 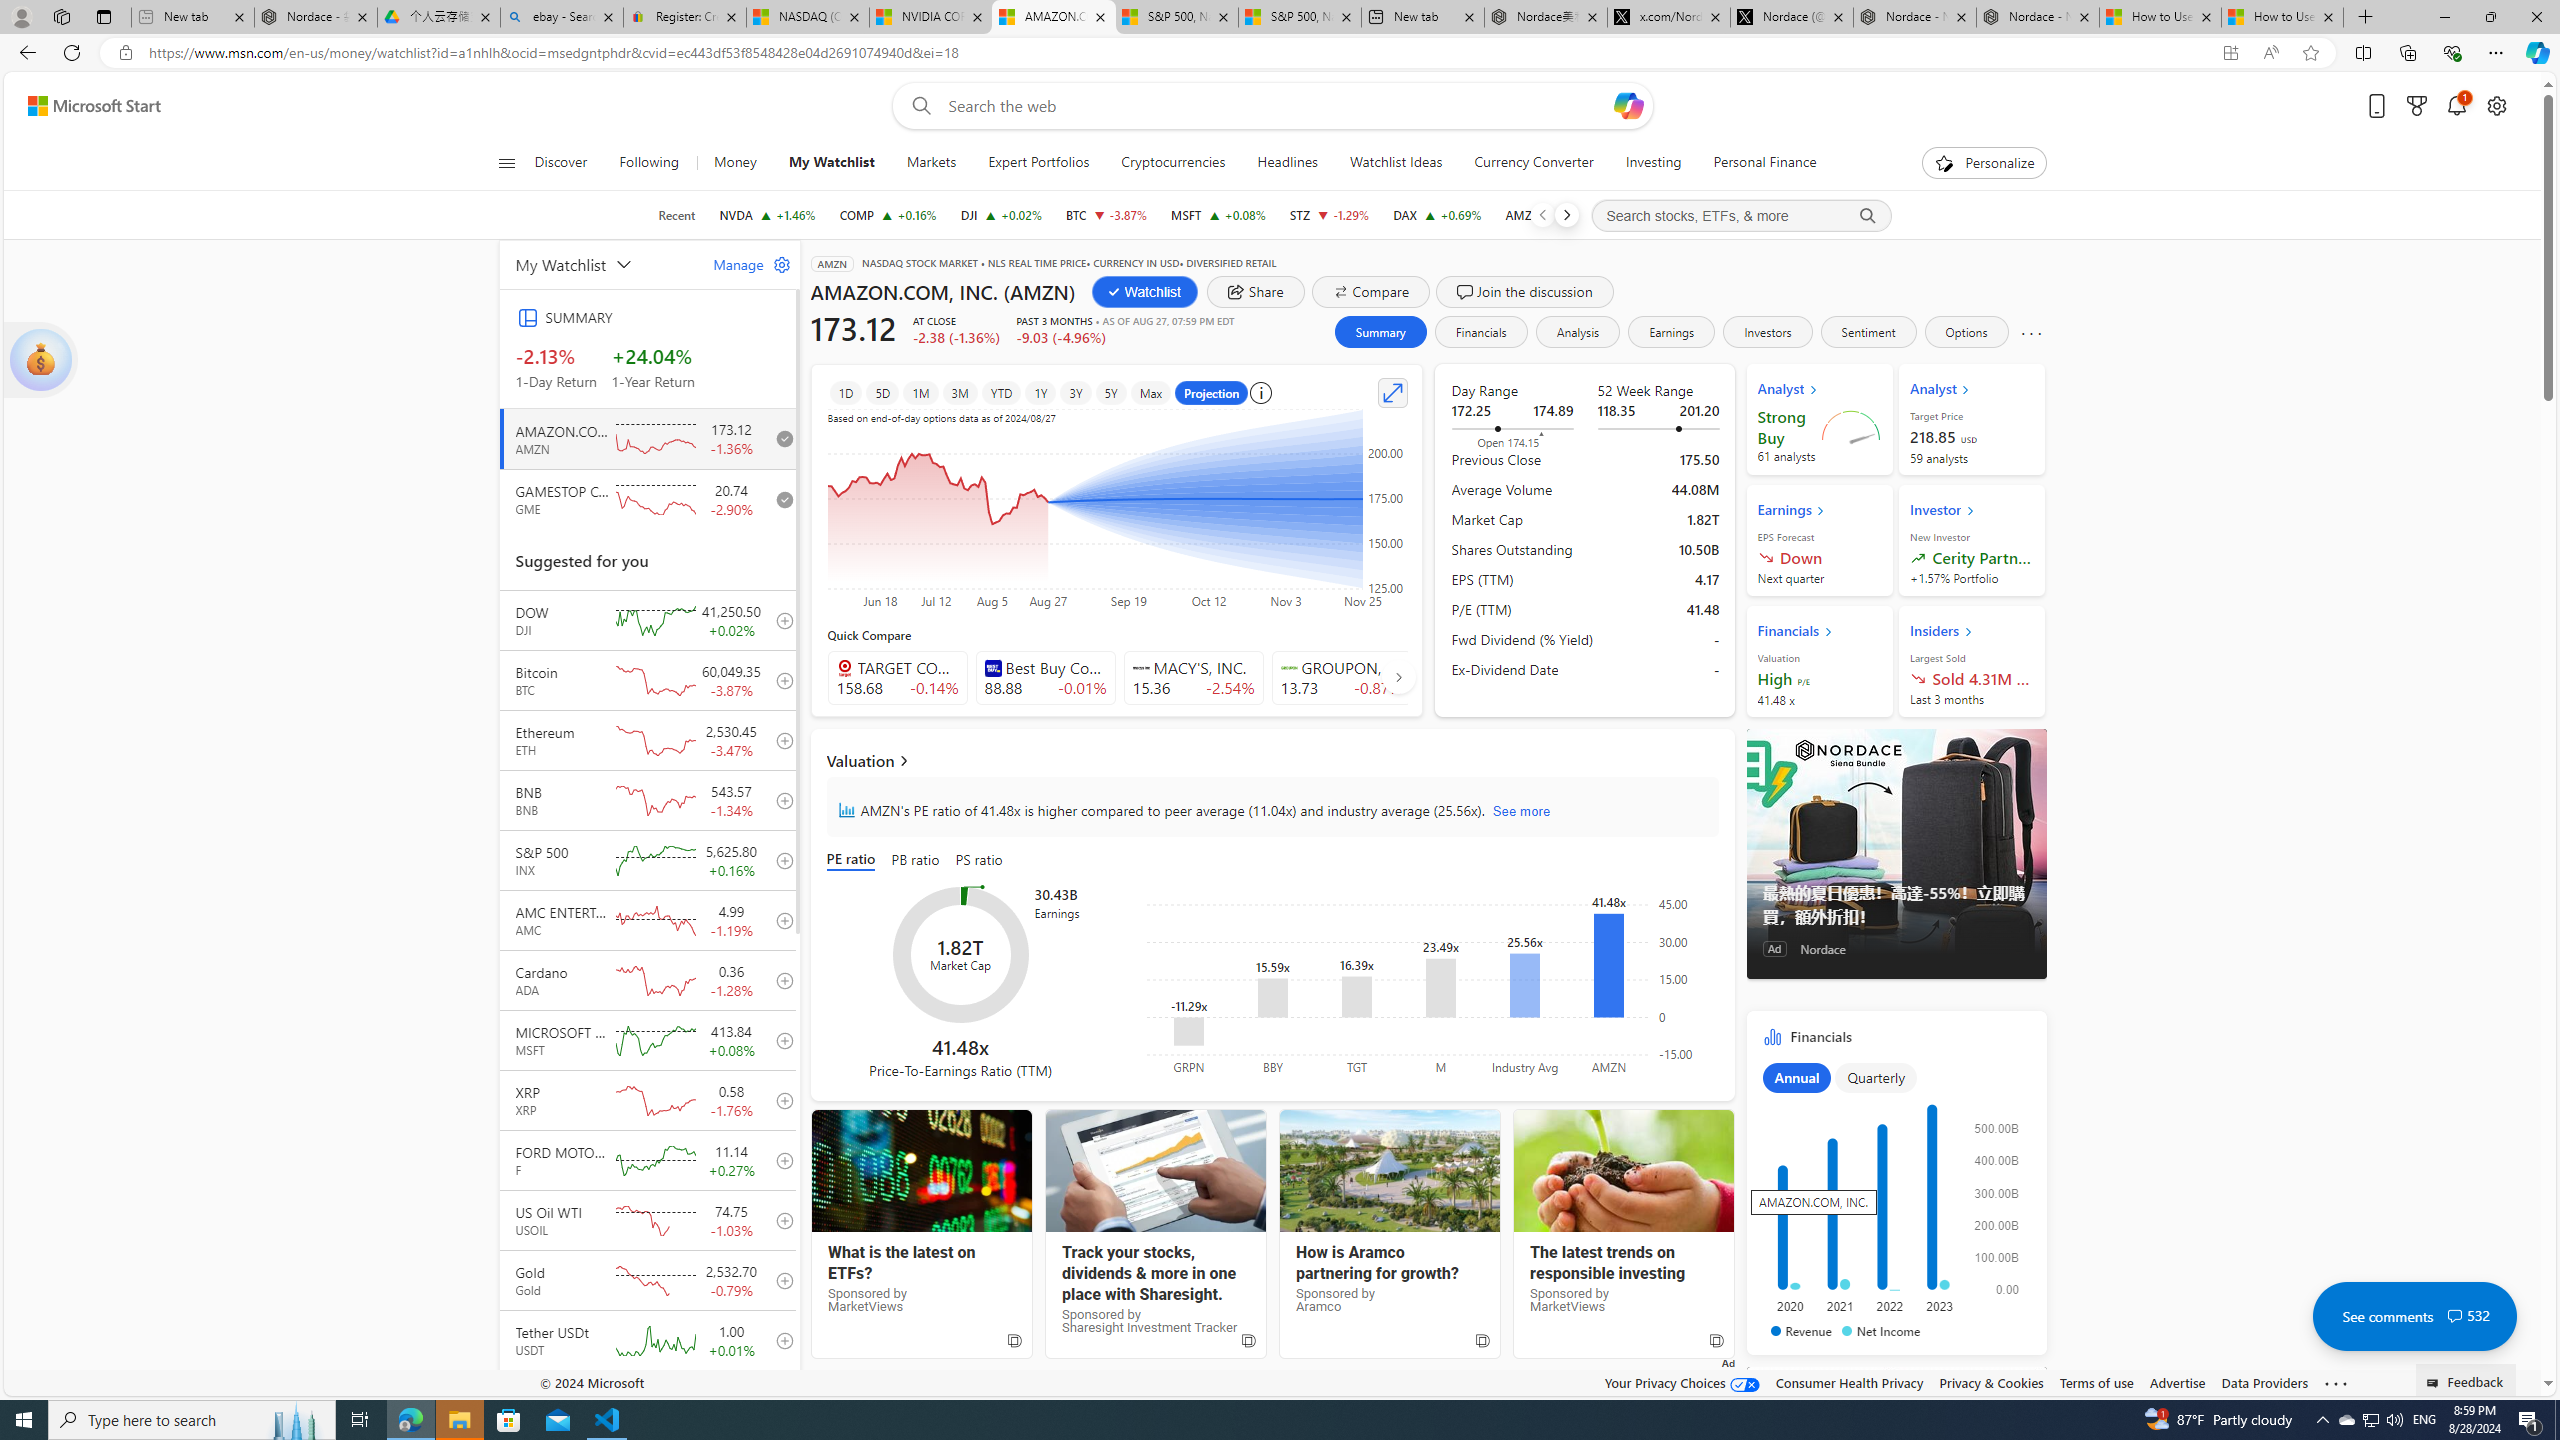 What do you see at coordinates (1627, 104) in the screenshot?
I see `'Open Copilot'` at bounding box center [1627, 104].